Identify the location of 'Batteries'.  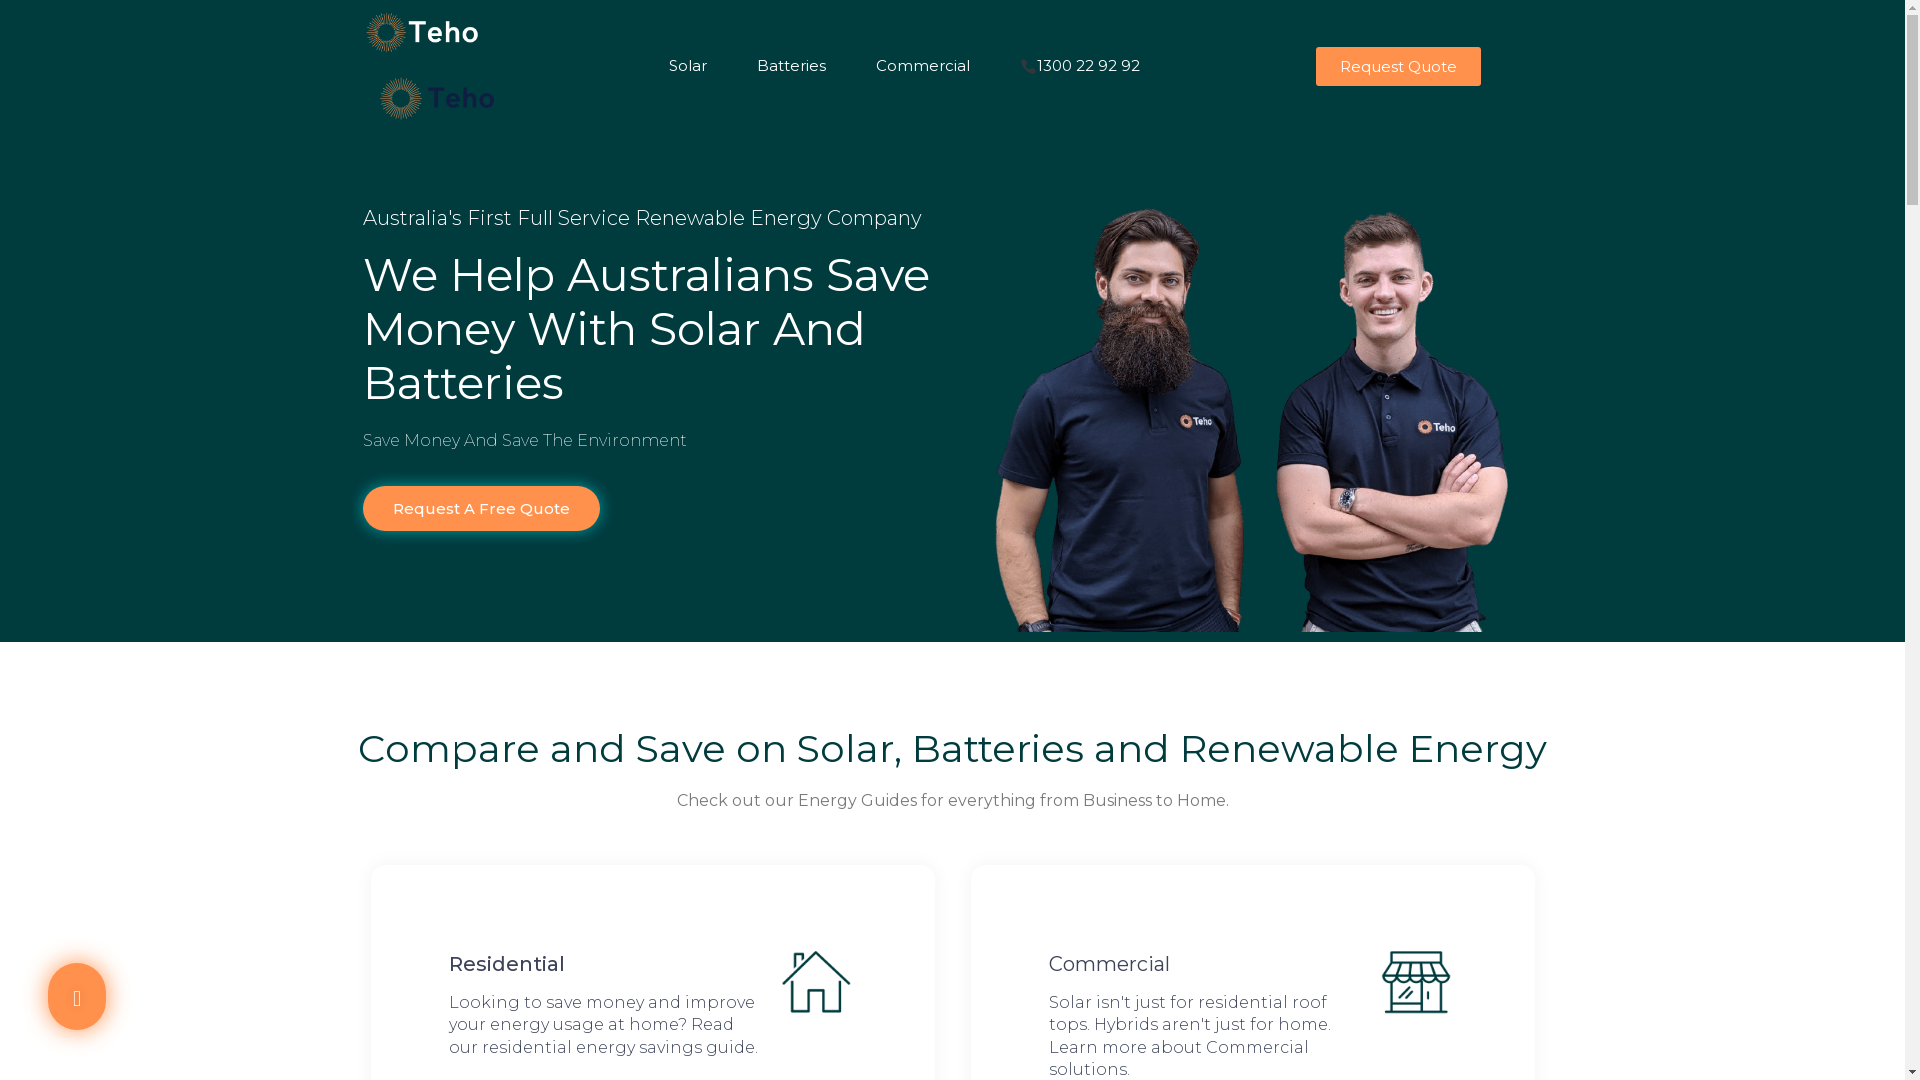
(800, 45).